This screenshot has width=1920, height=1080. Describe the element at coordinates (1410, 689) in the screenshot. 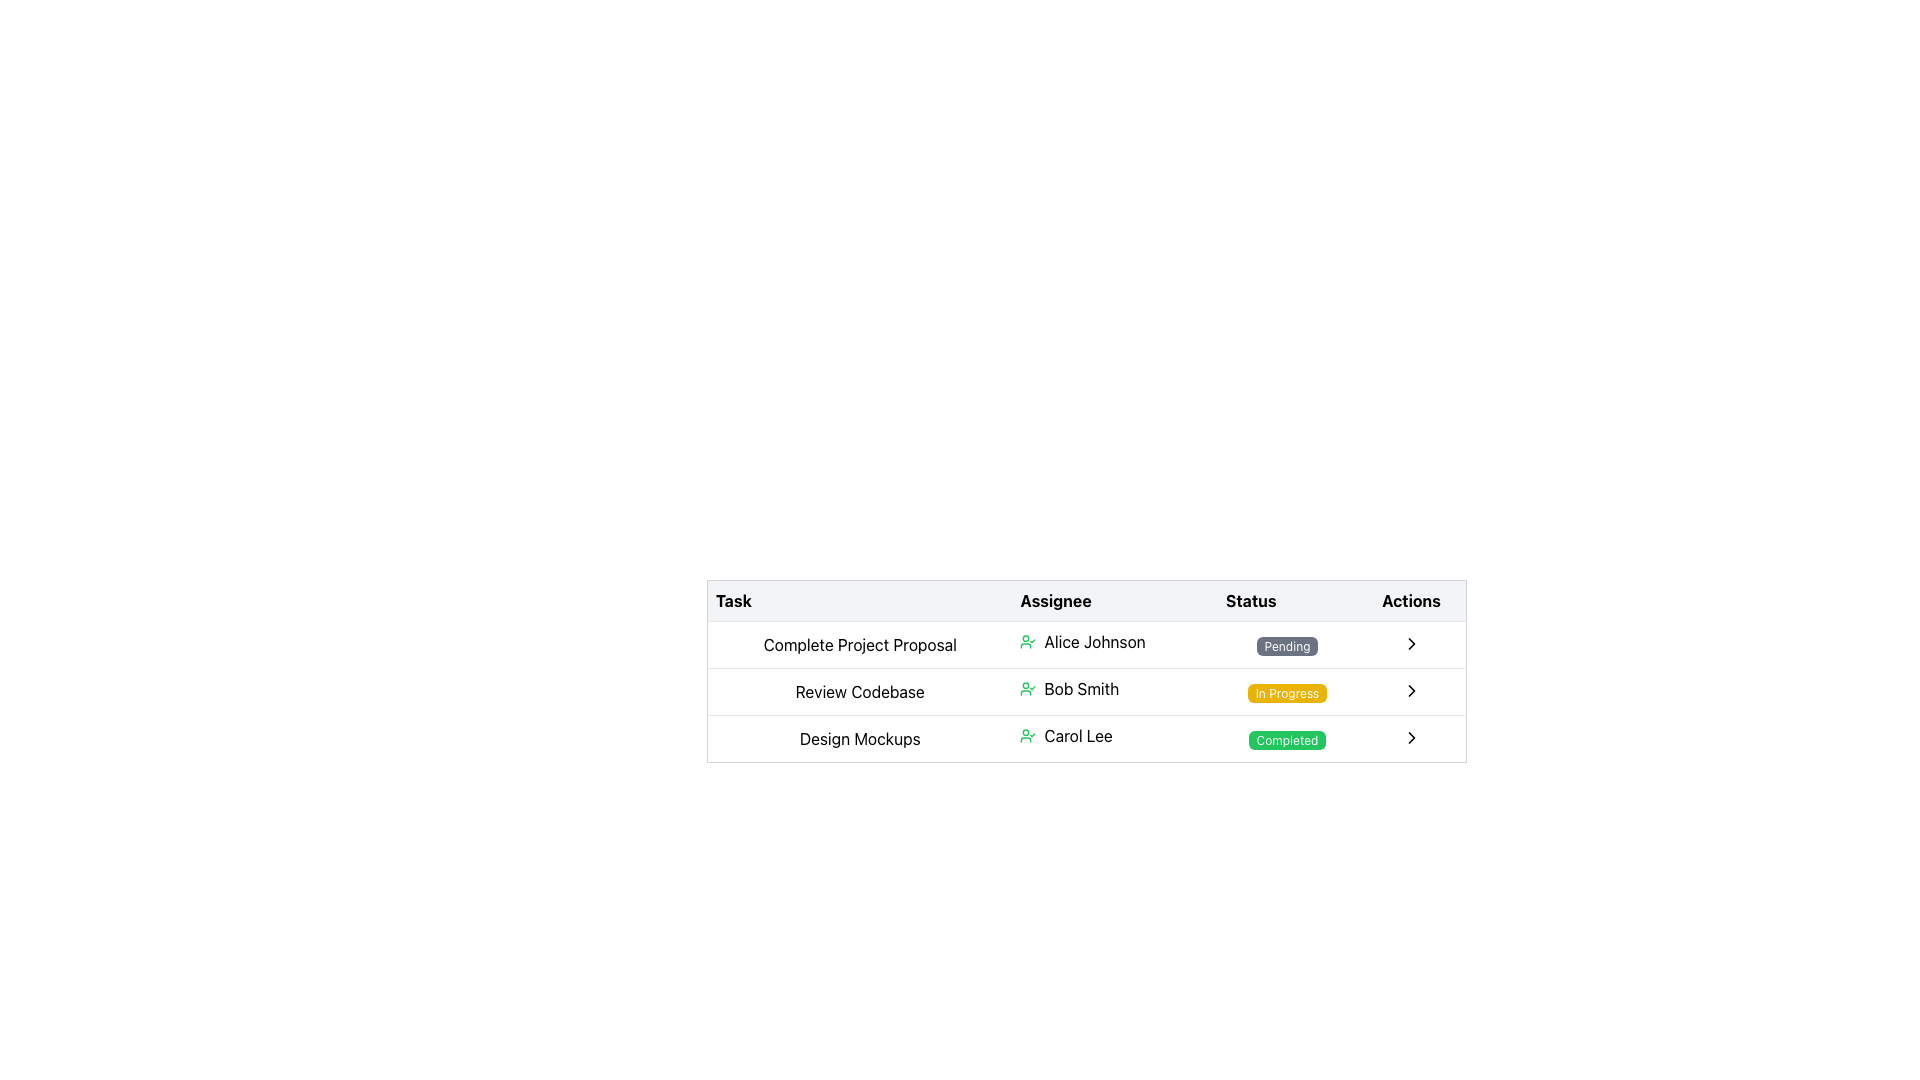

I see `the right-pointing chevron icon in the 'Actions' column of the table for the task assigned to 'Bob Smith' with status 'In Progress'` at that location.